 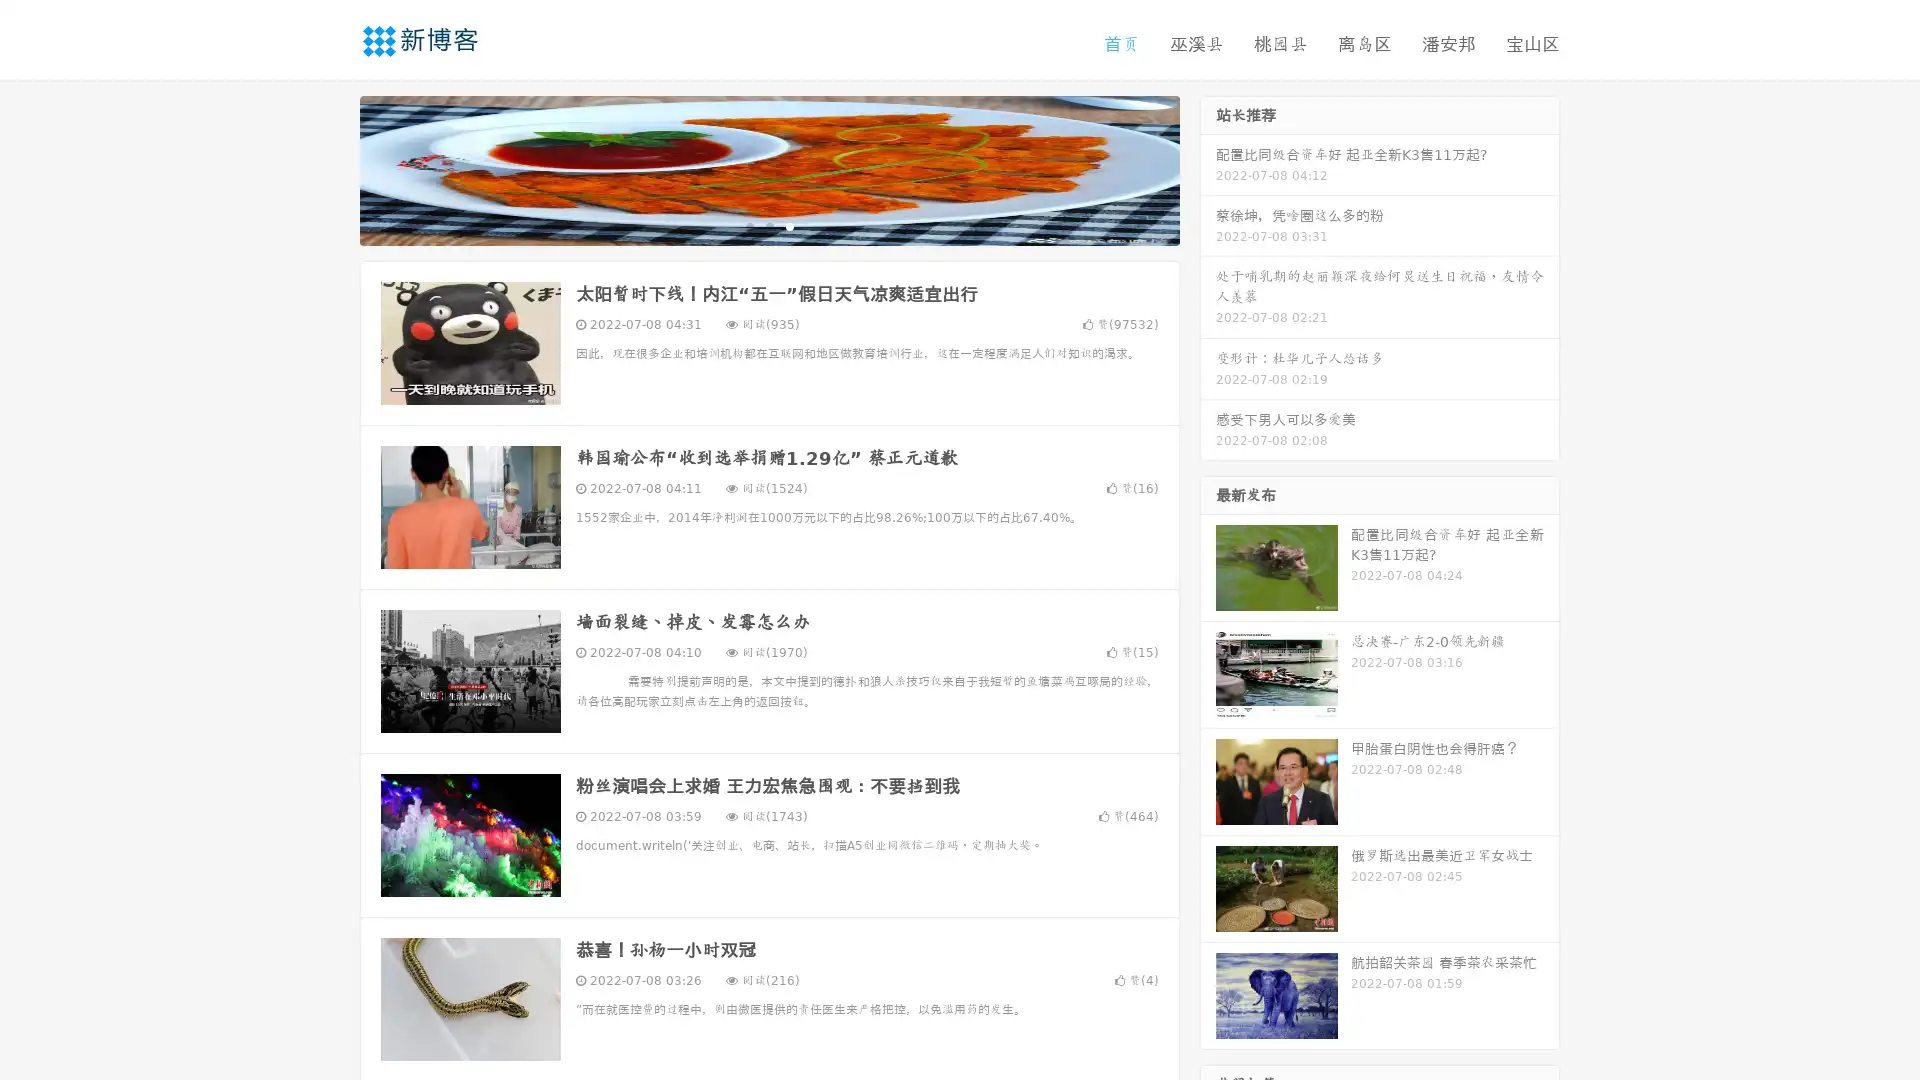 What do you see at coordinates (789, 225) in the screenshot?
I see `Go to slide 3` at bounding box center [789, 225].